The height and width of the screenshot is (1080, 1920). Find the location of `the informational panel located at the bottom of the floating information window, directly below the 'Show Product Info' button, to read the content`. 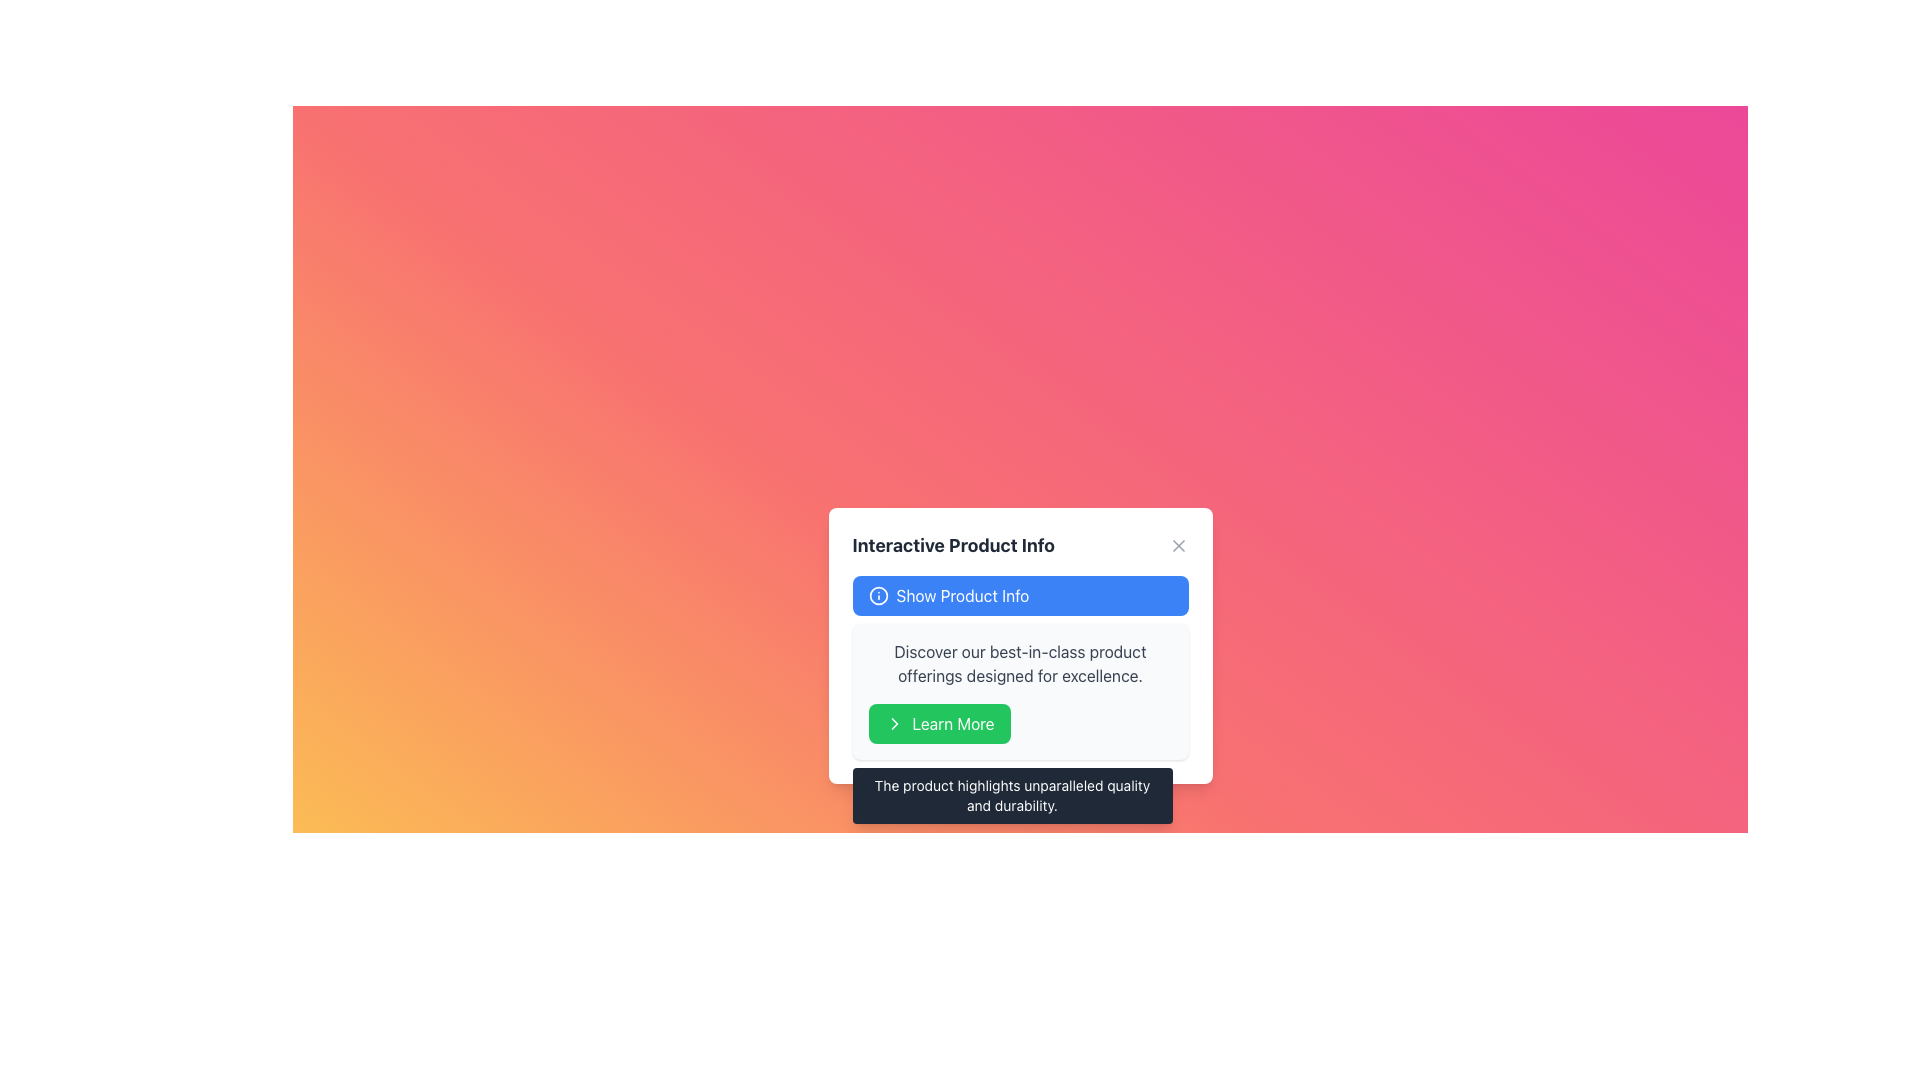

the informational panel located at the bottom of the floating information window, directly below the 'Show Product Info' button, to read the content is located at coordinates (1012, 794).